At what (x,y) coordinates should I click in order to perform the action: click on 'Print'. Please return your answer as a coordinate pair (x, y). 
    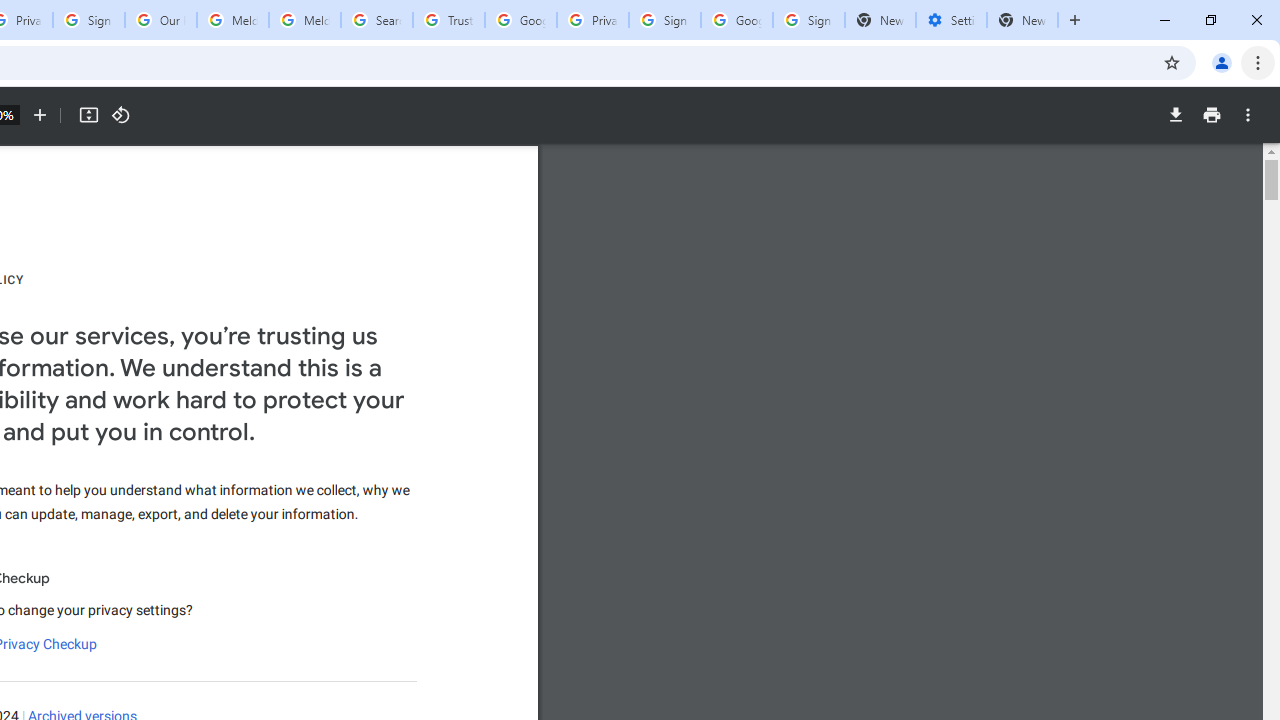
    Looking at the image, I should click on (1210, 115).